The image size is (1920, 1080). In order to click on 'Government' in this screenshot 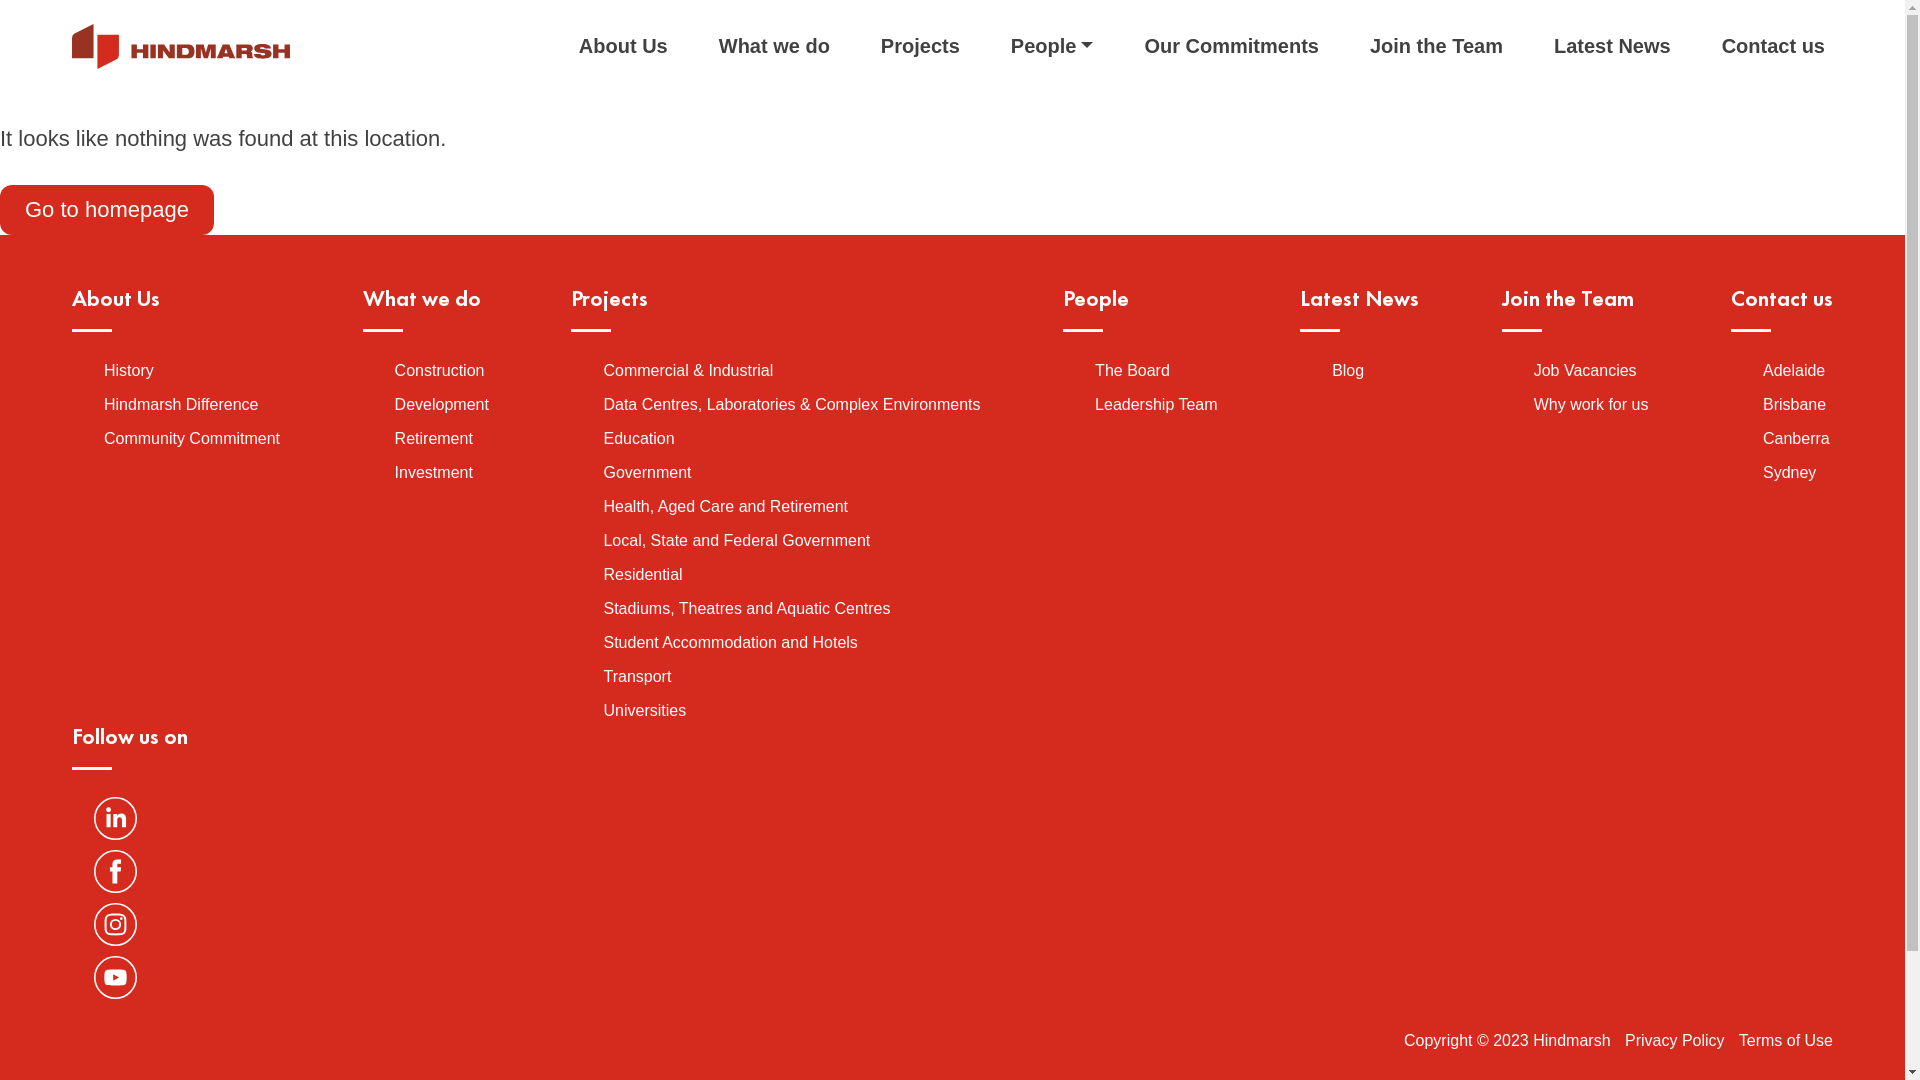, I will do `click(647, 472)`.